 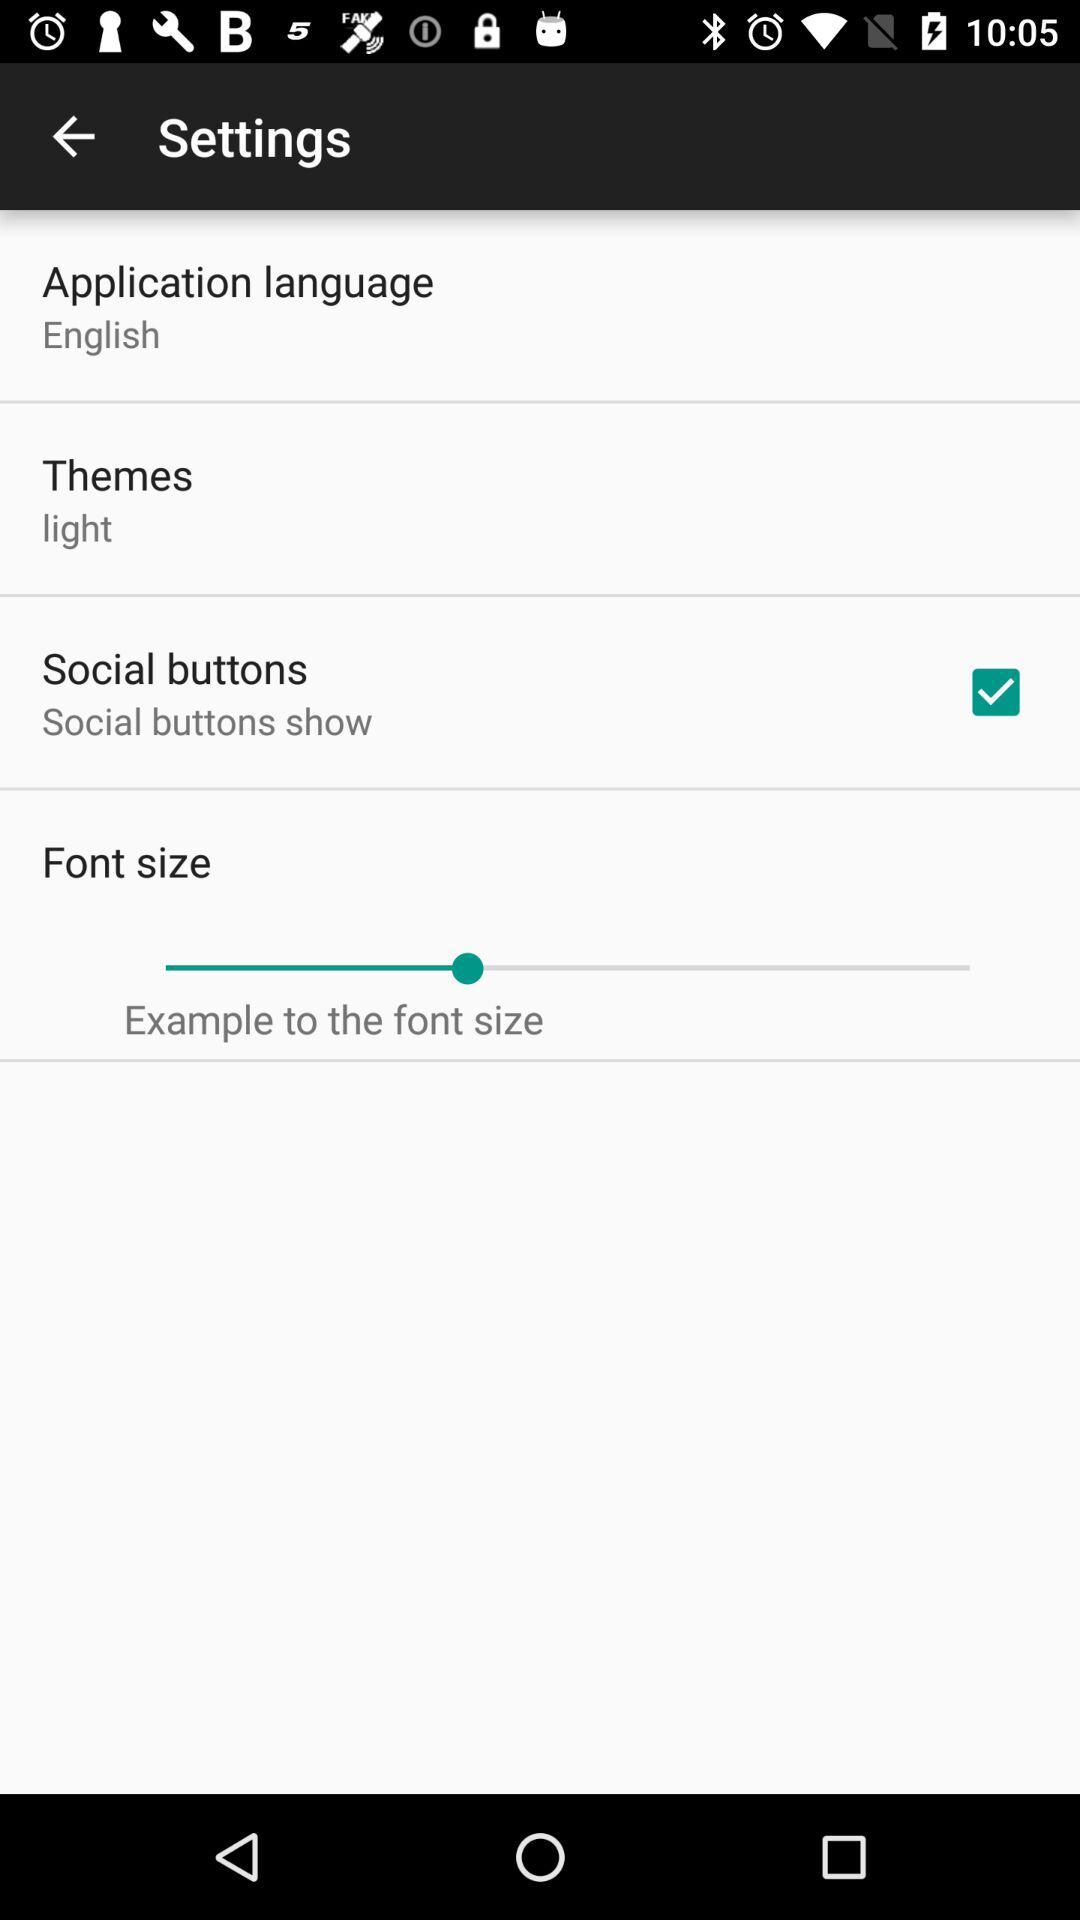 What do you see at coordinates (567, 968) in the screenshot?
I see `item above the example to the item` at bounding box center [567, 968].